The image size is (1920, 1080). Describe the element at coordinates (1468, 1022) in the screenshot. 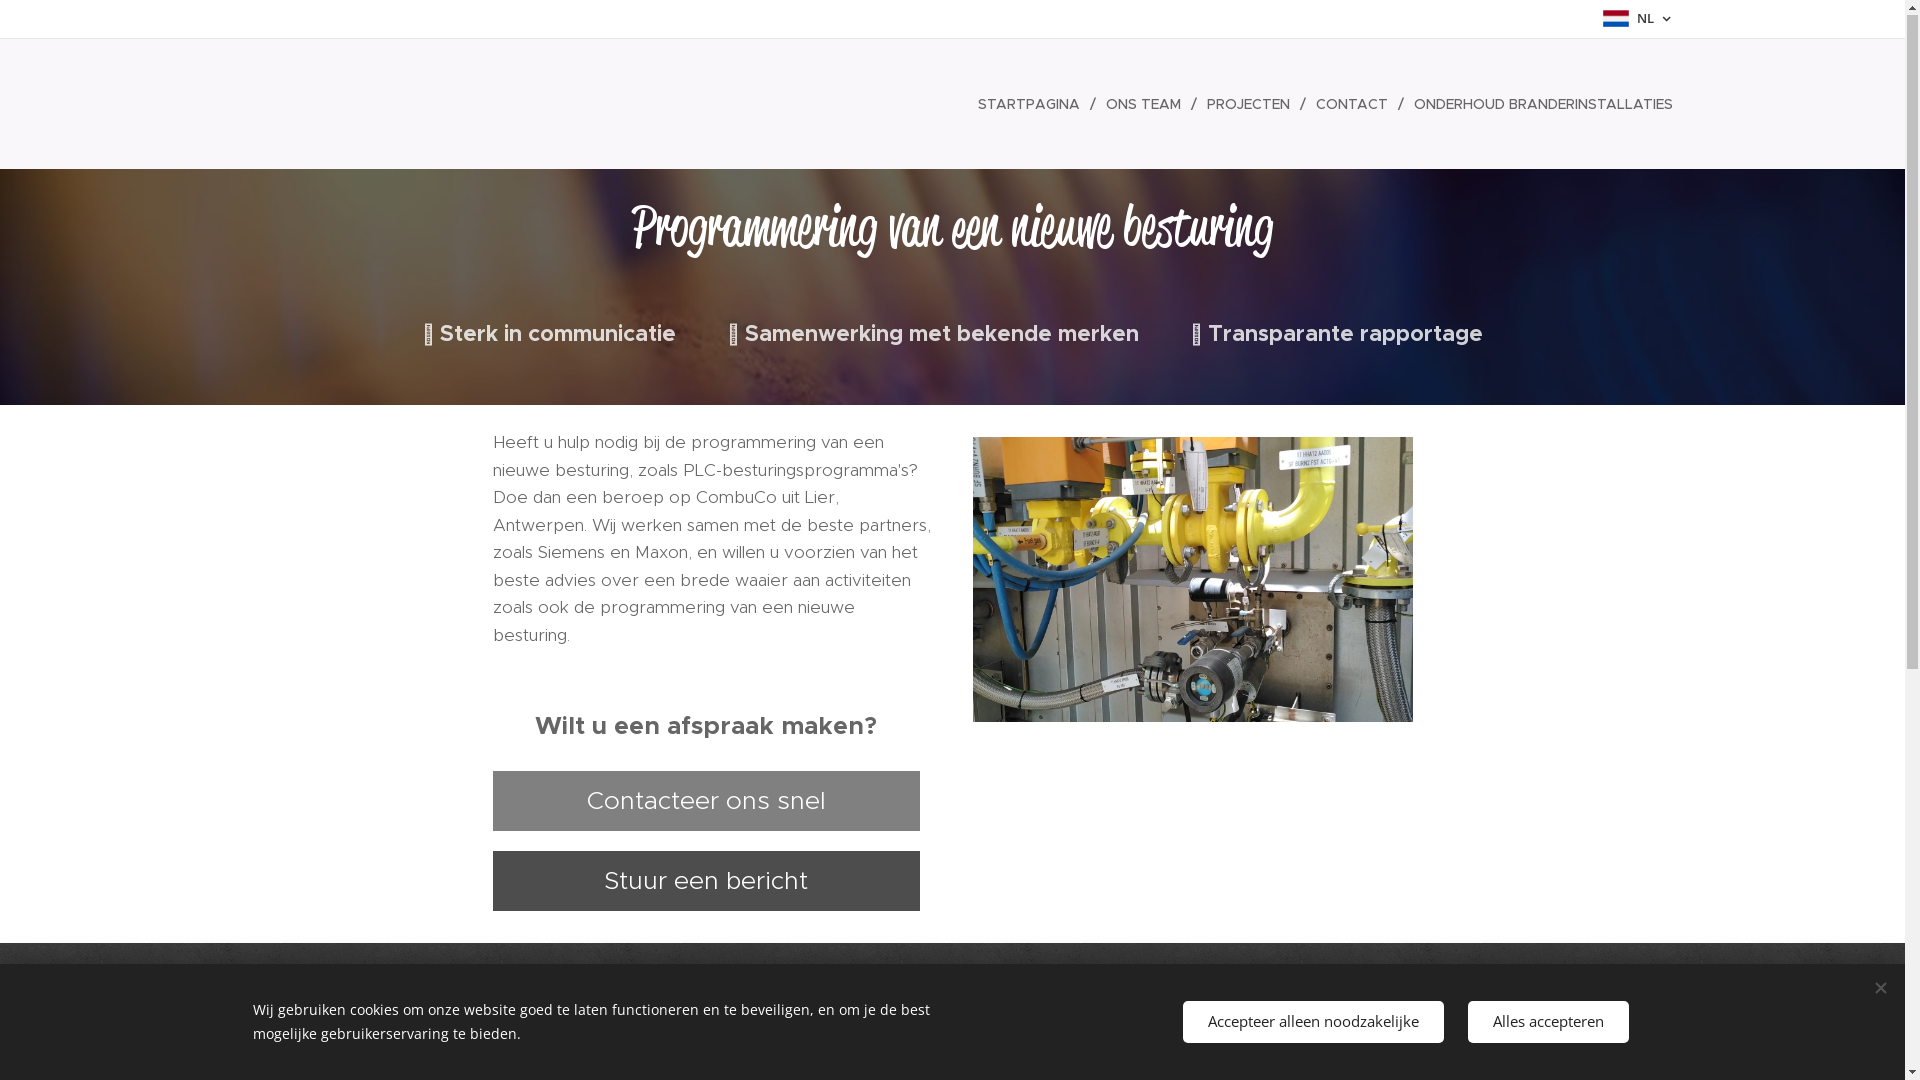

I see `'Alles accepteren'` at that location.